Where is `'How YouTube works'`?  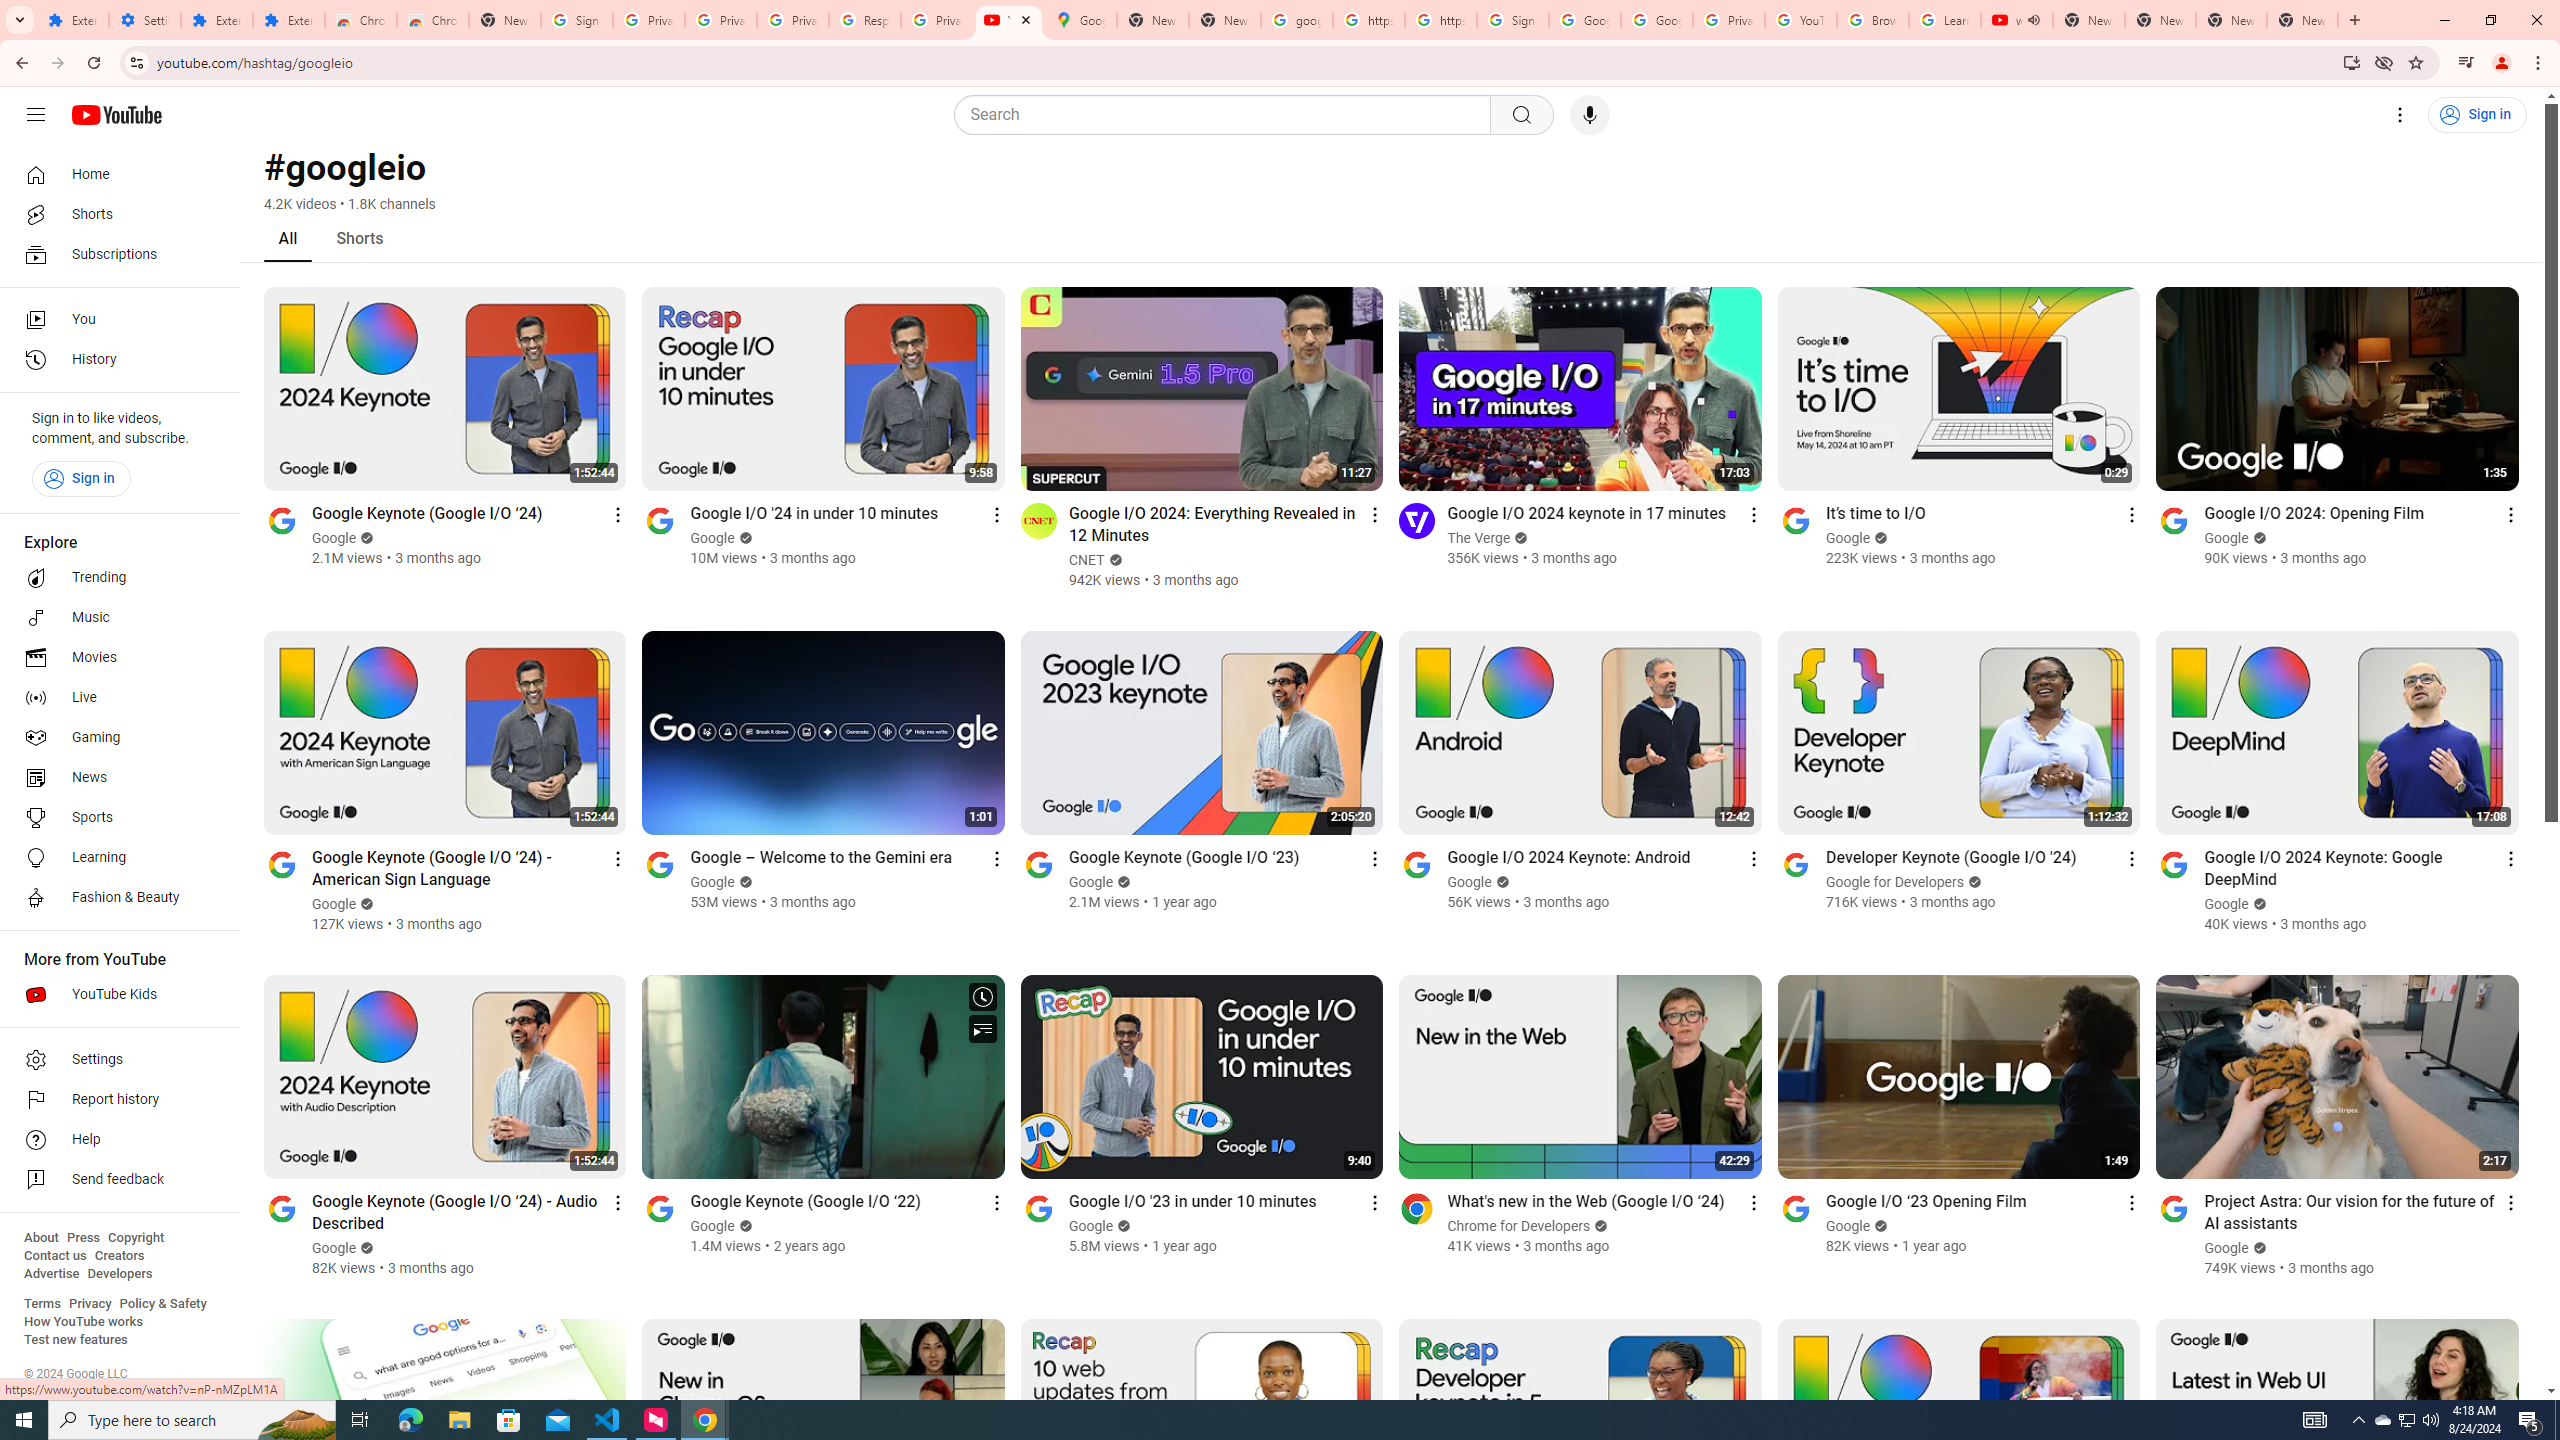 'How YouTube works' is located at coordinates (82, 1321).